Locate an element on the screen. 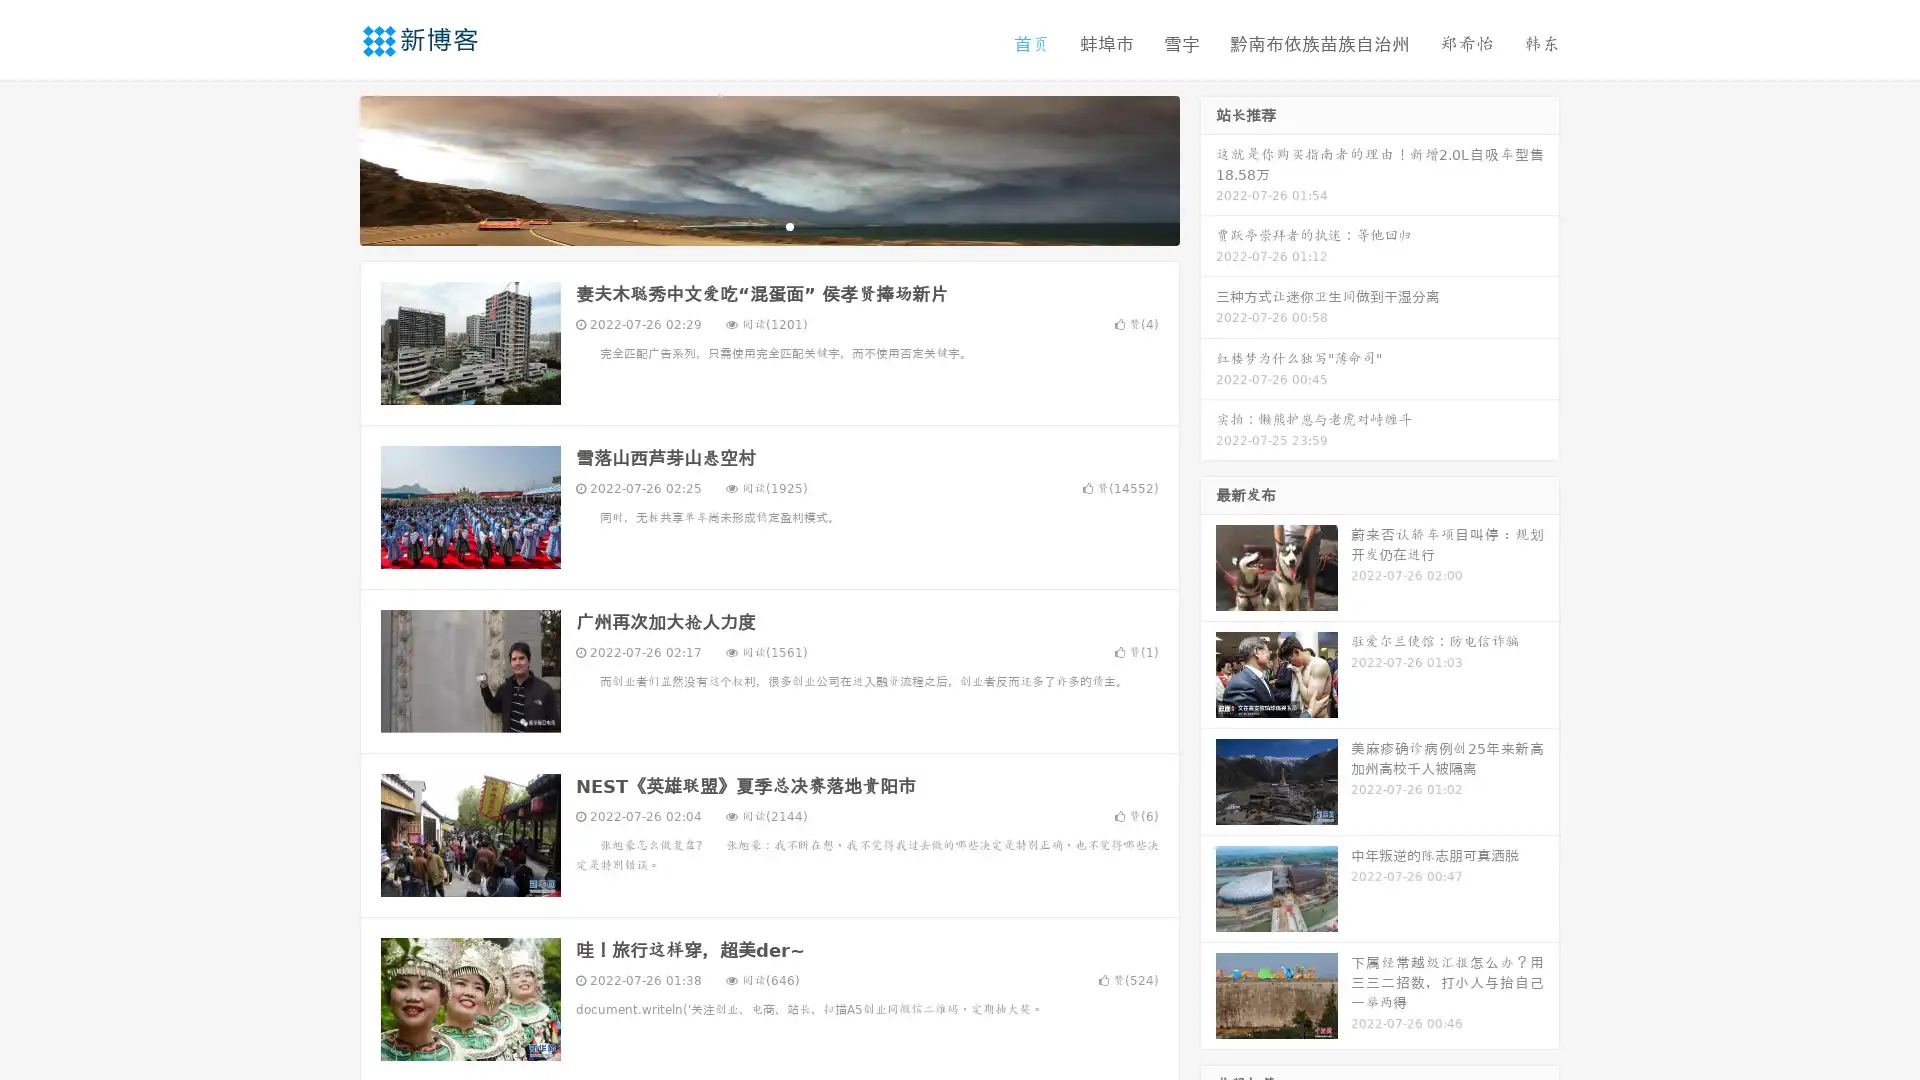 The height and width of the screenshot is (1080, 1920). Previous slide is located at coordinates (330, 168).